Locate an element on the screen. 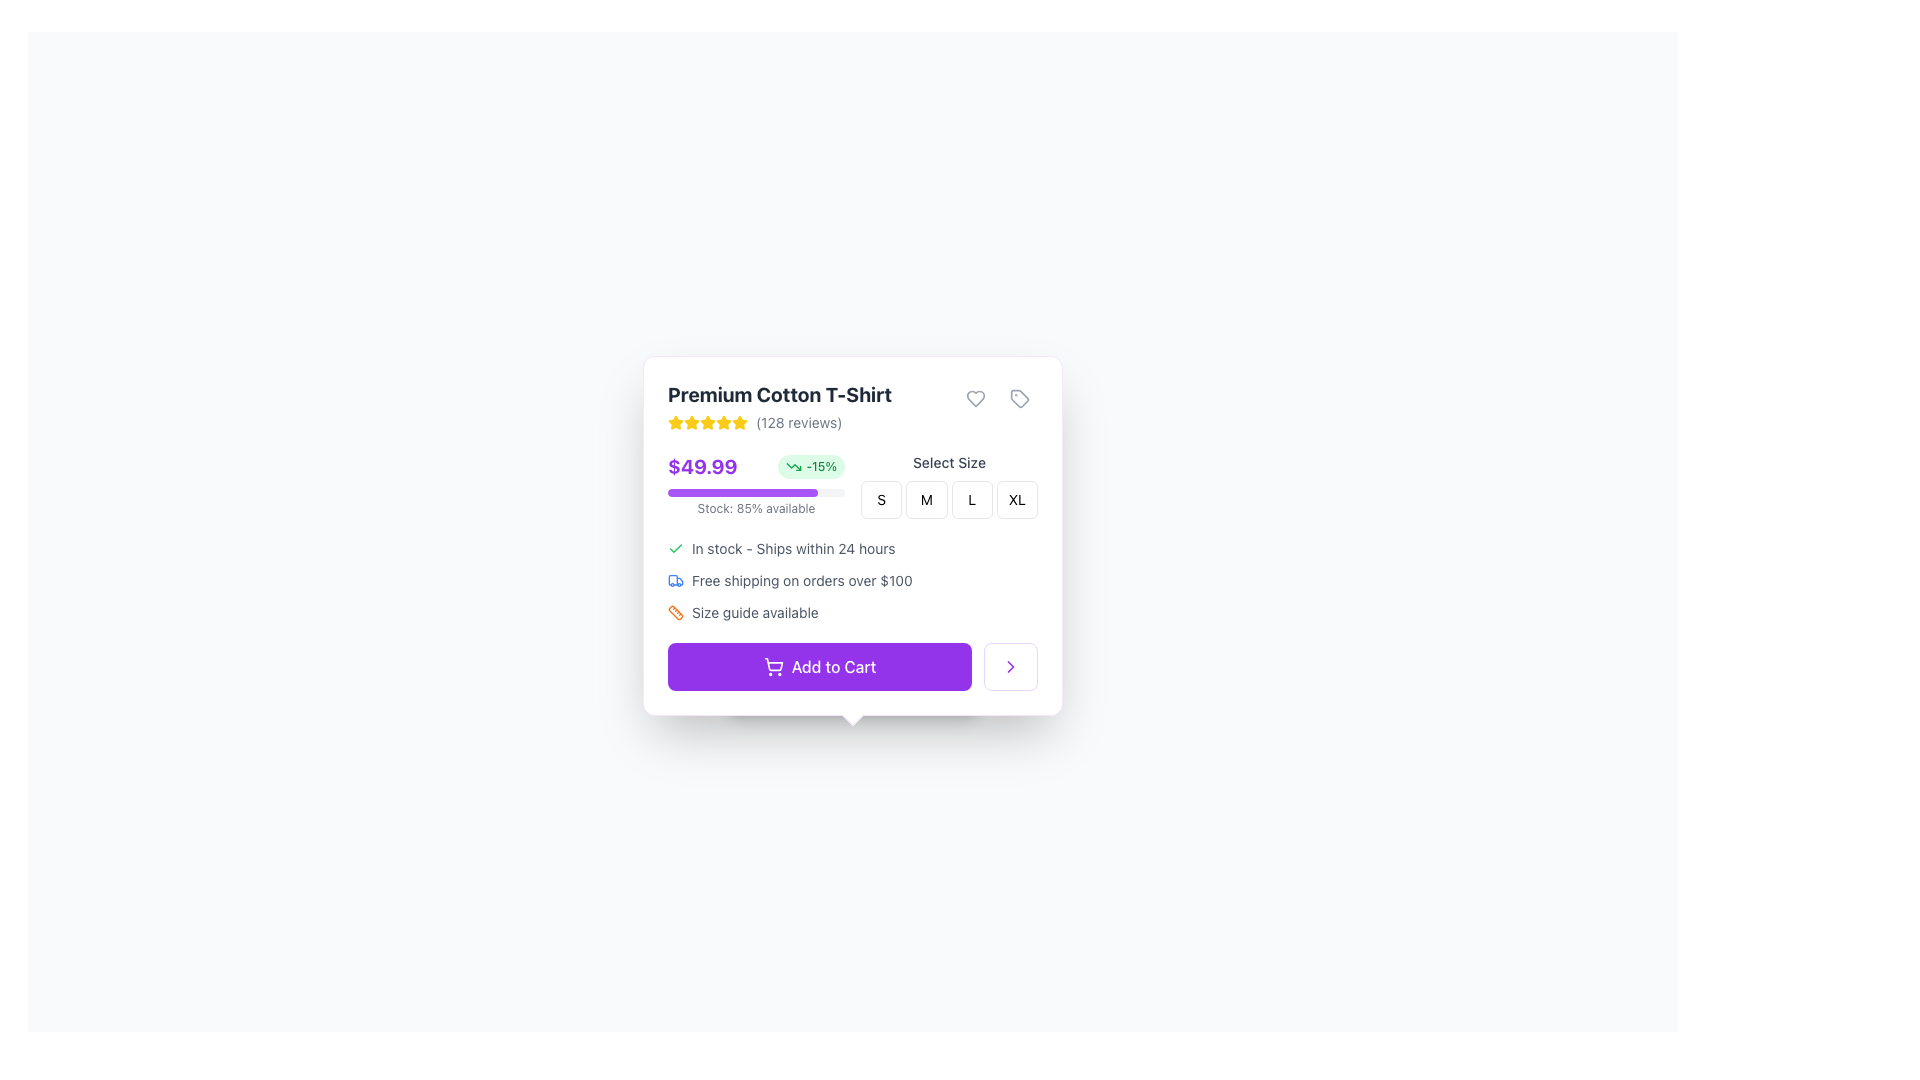 This screenshot has height=1080, width=1920. the Text and icon group that contains information on stock availability, shipping details, and size guide to focus on it is located at coordinates (853, 581).